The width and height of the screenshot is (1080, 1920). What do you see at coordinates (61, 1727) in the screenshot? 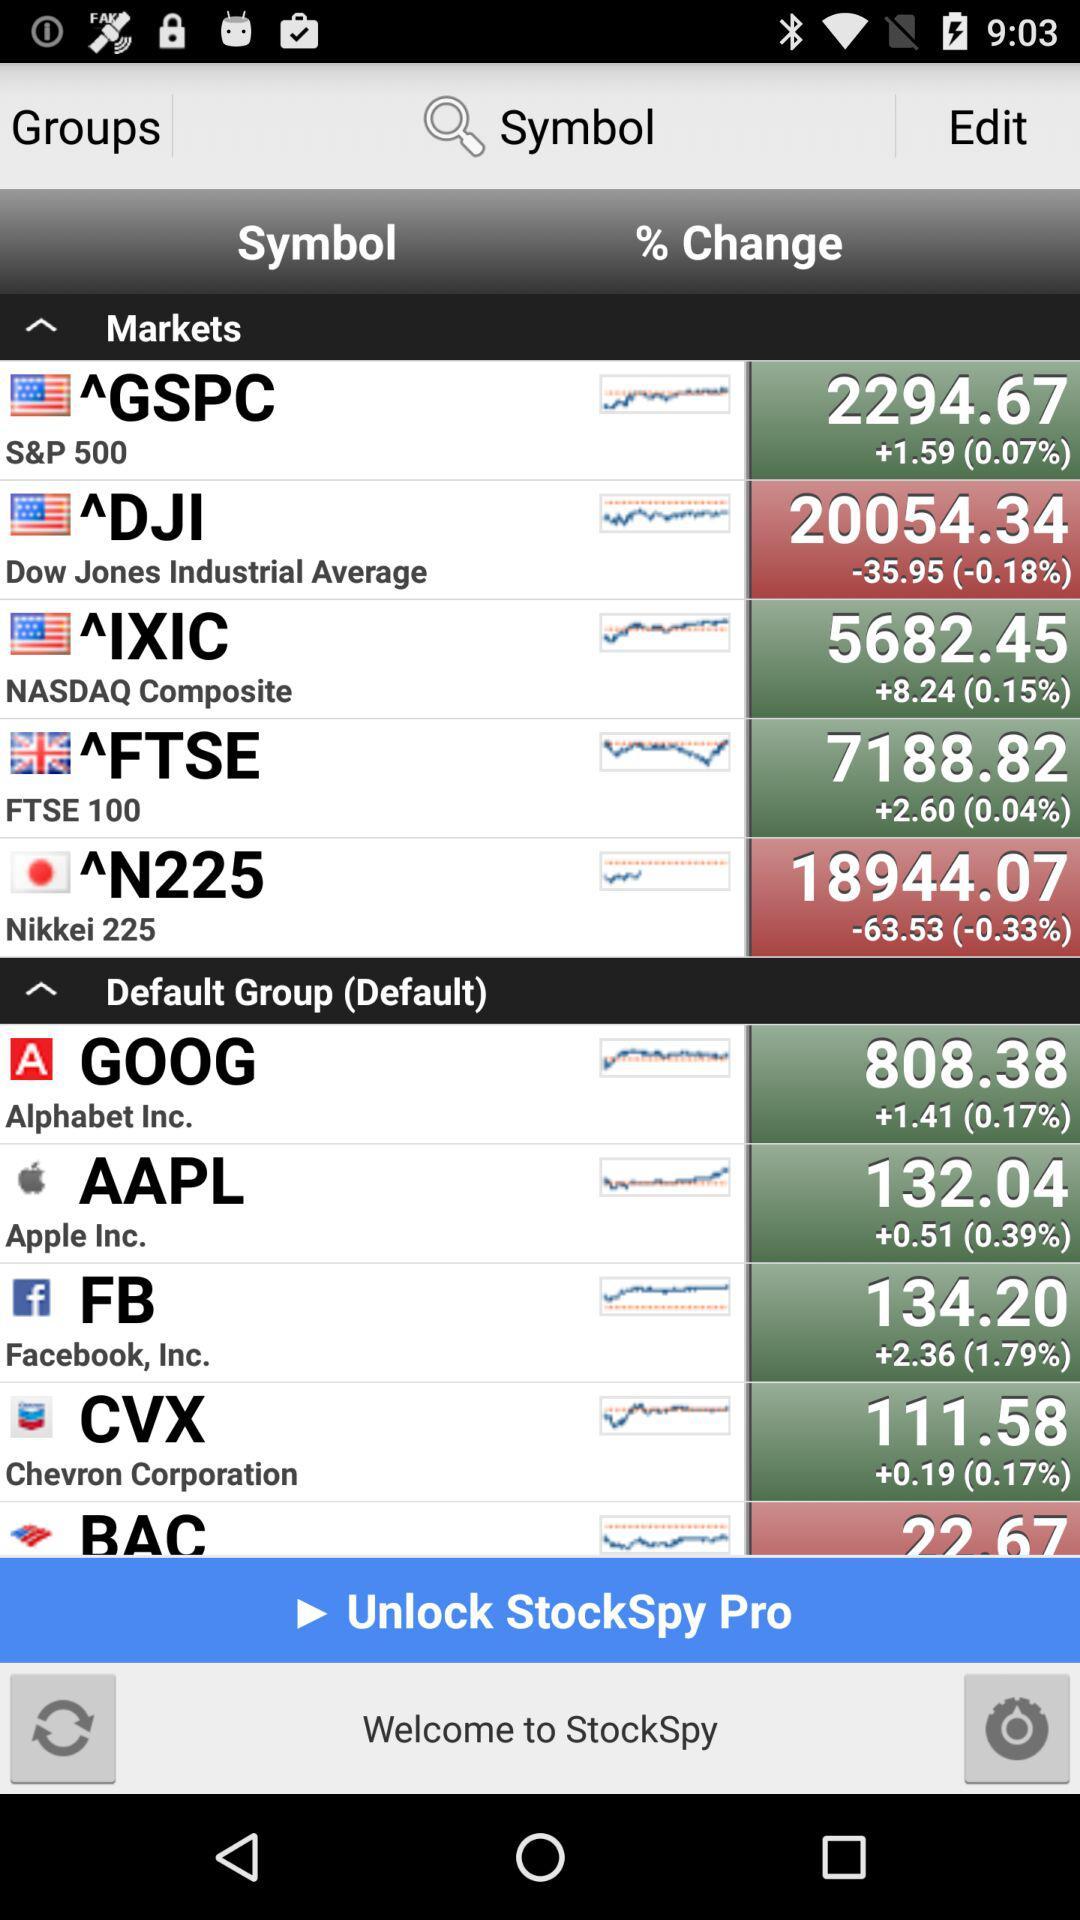
I see `refresh` at bounding box center [61, 1727].